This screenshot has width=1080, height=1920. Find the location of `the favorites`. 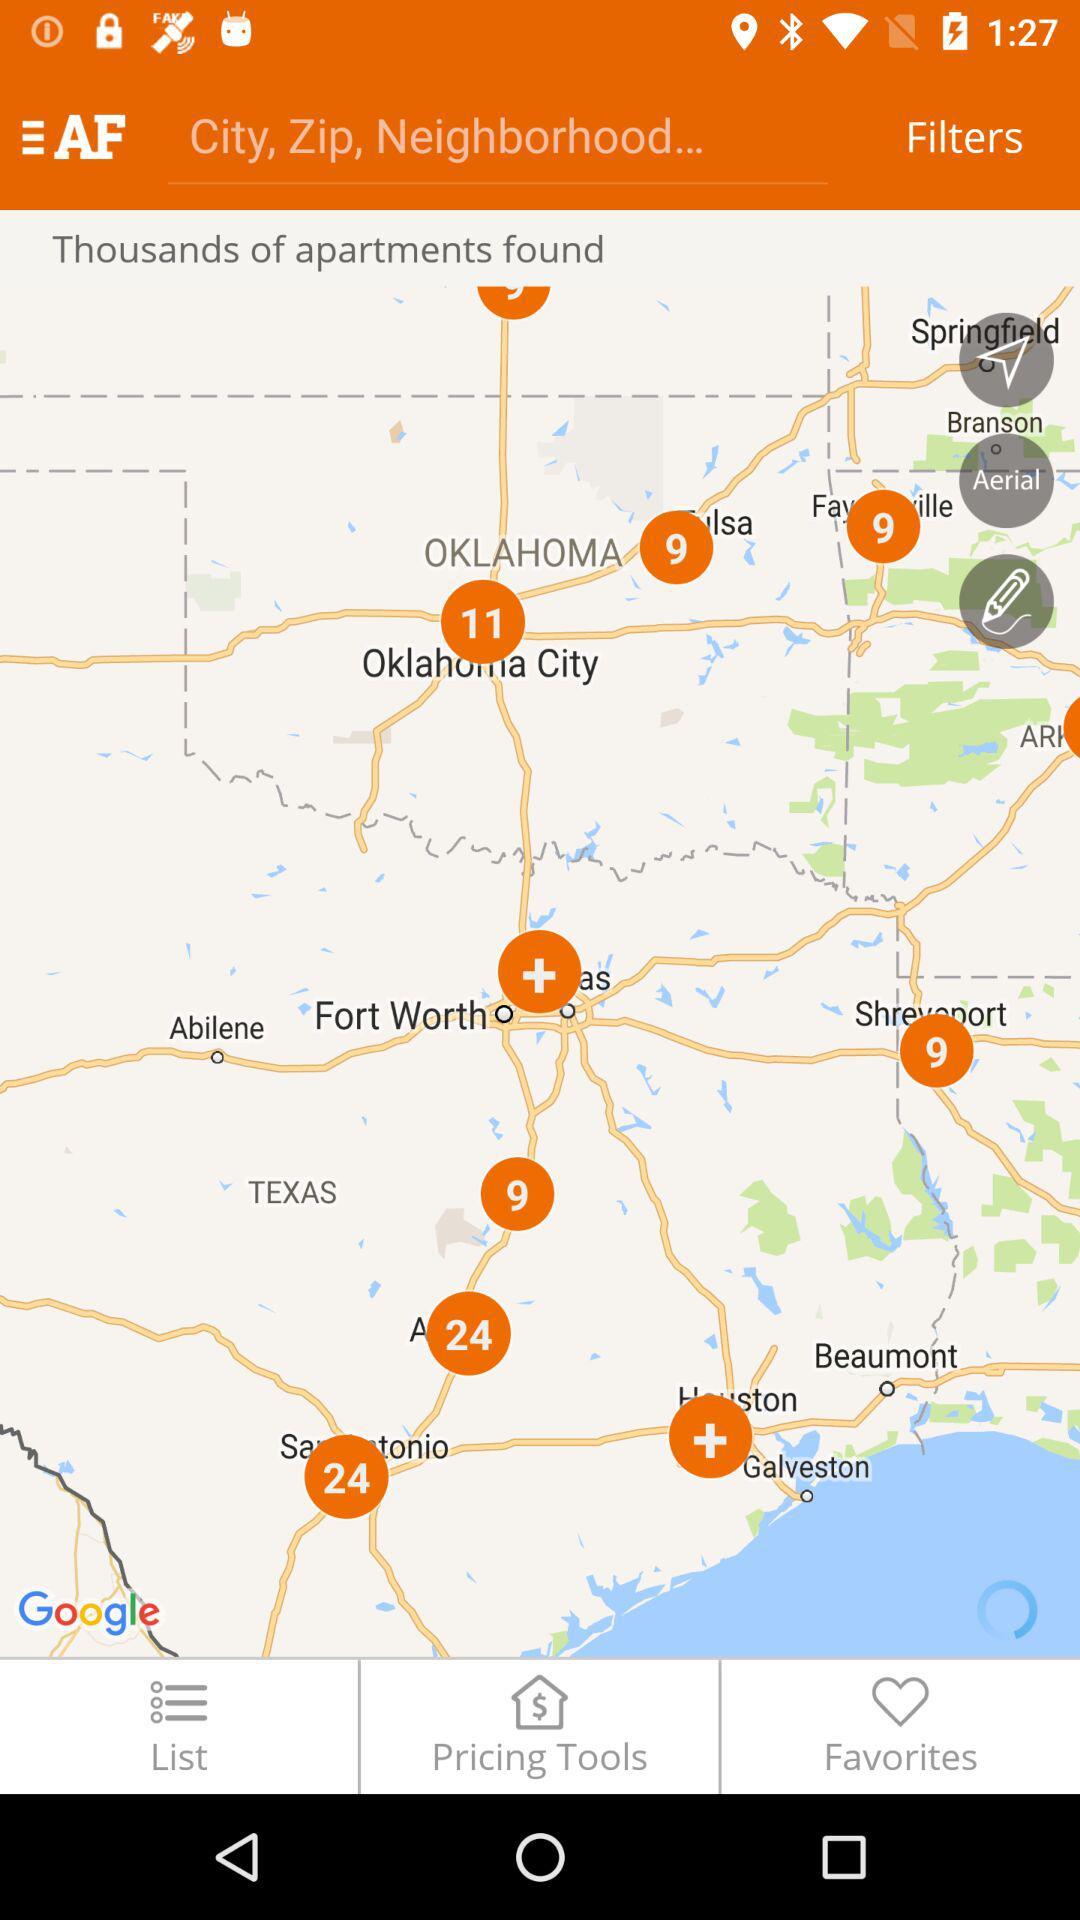

the favorites is located at coordinates (900, 1725).